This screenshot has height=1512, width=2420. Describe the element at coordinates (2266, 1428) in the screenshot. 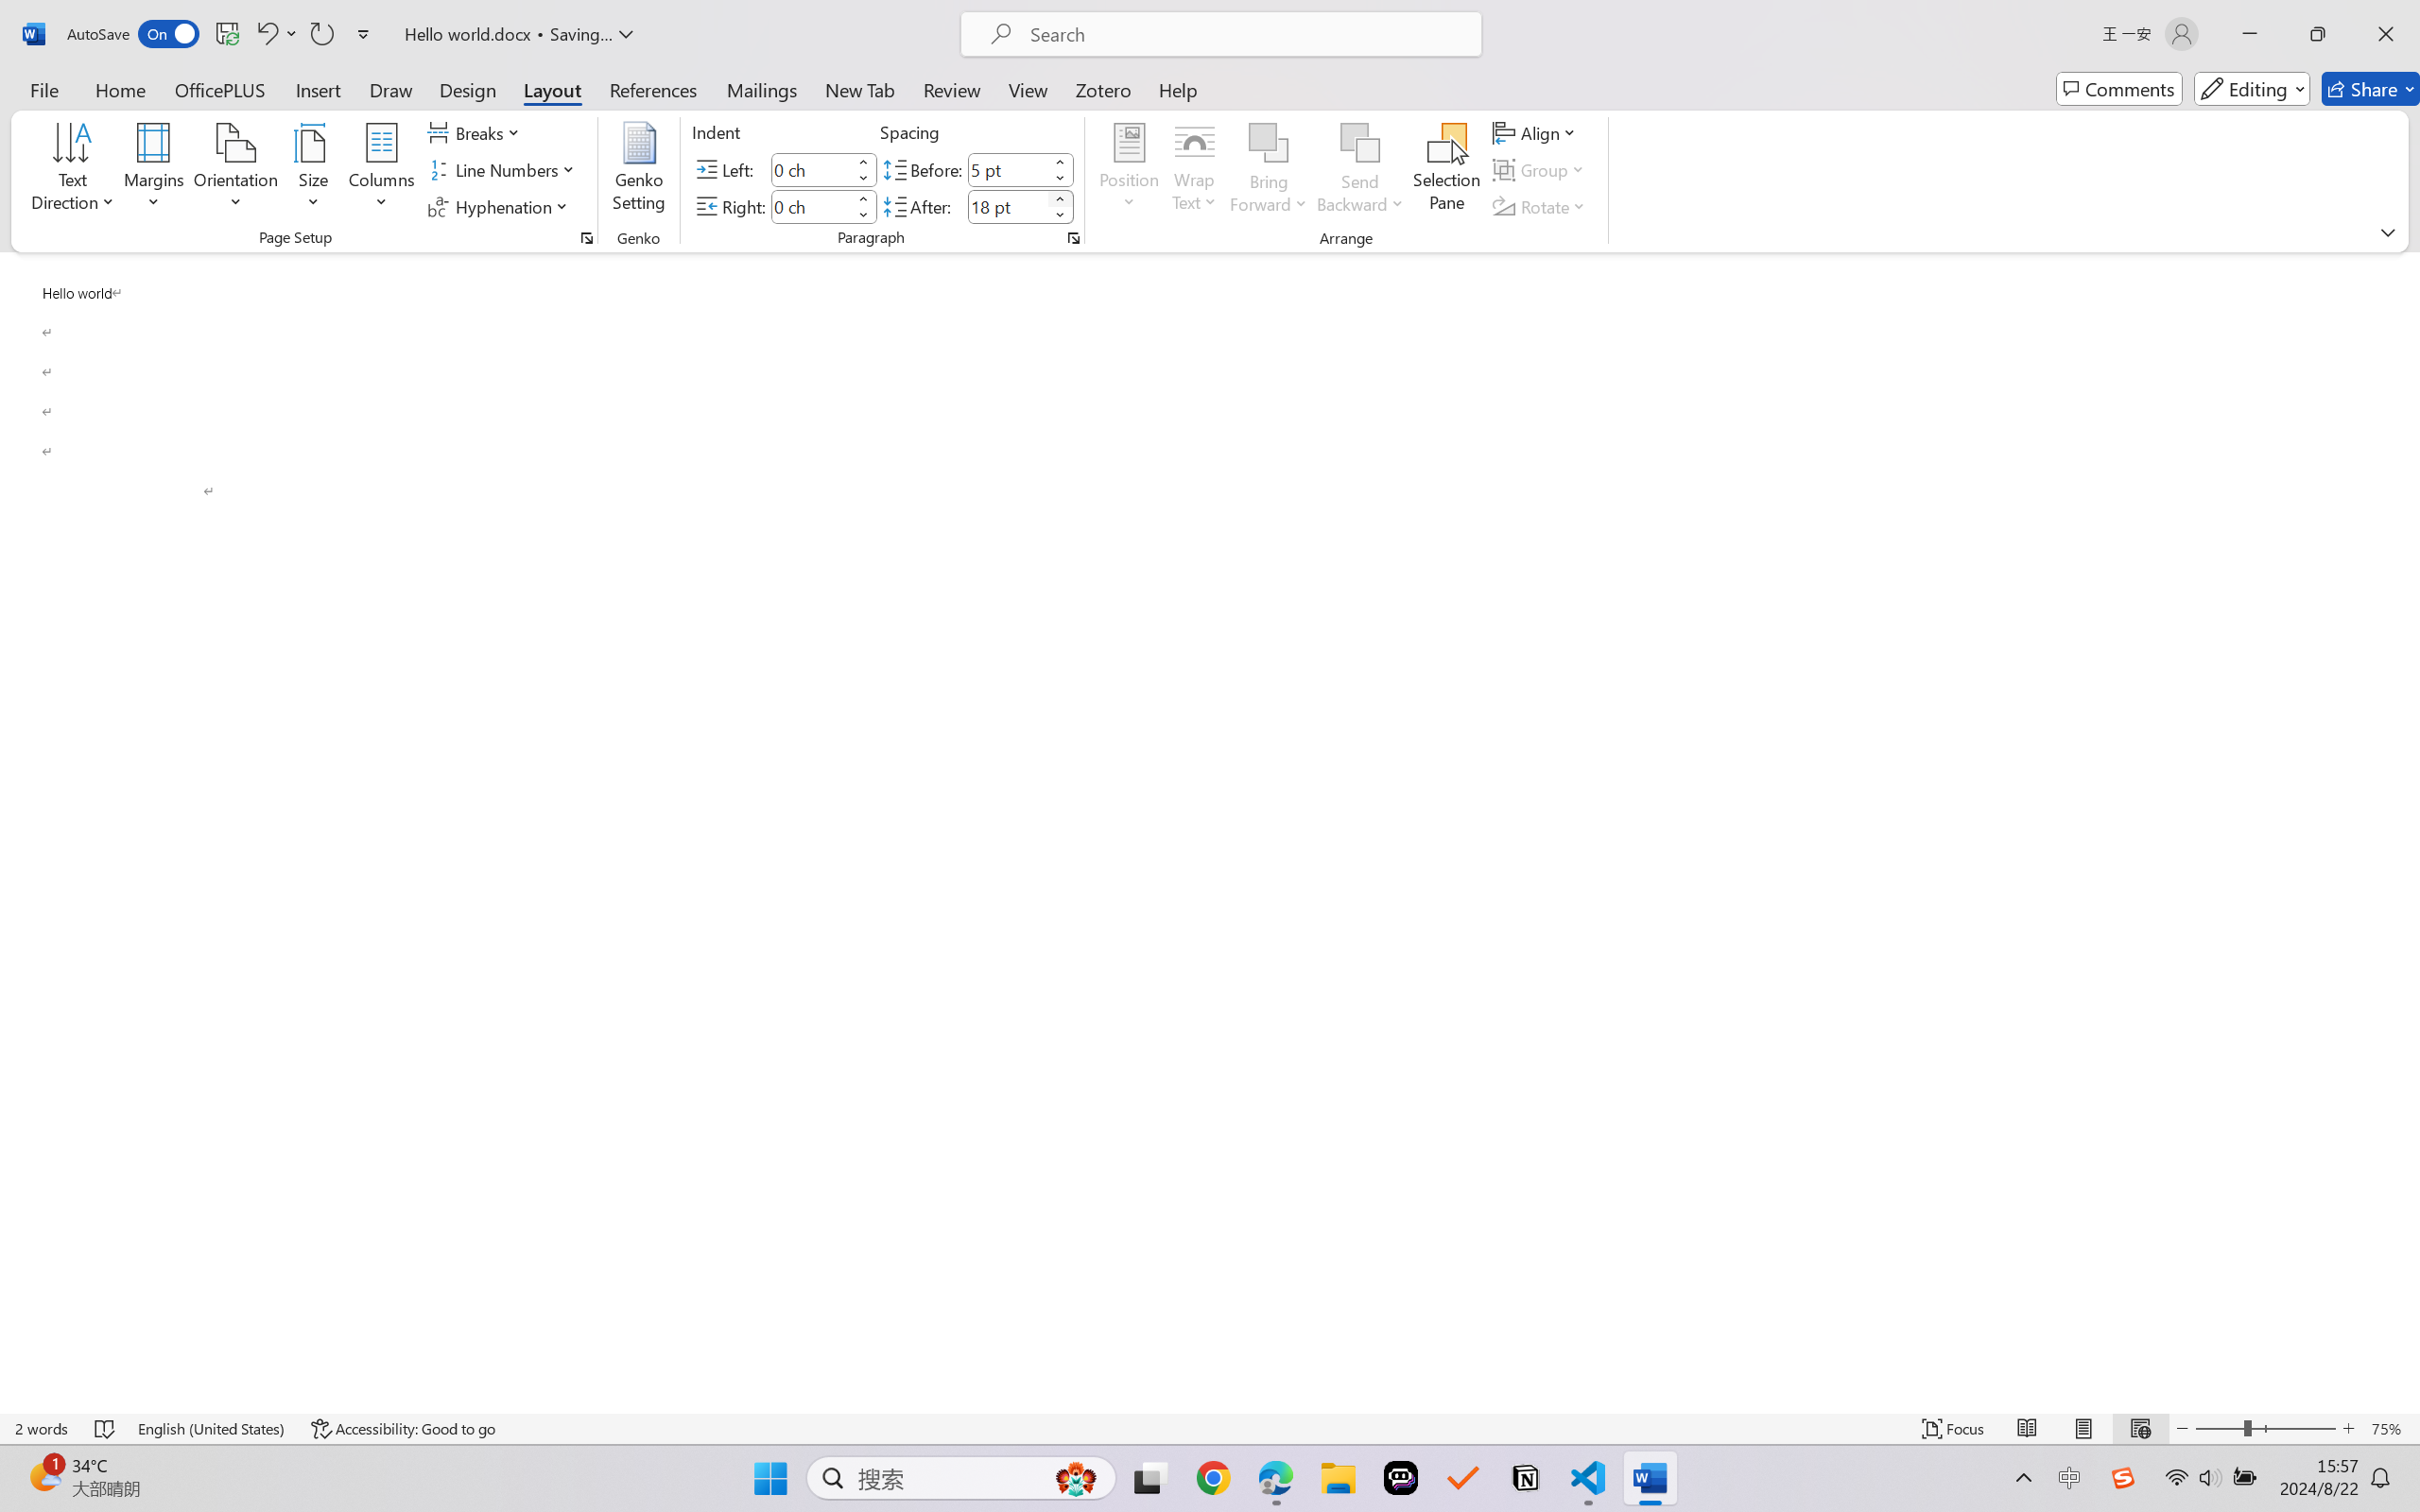

I see `'Zoom'` at that location.